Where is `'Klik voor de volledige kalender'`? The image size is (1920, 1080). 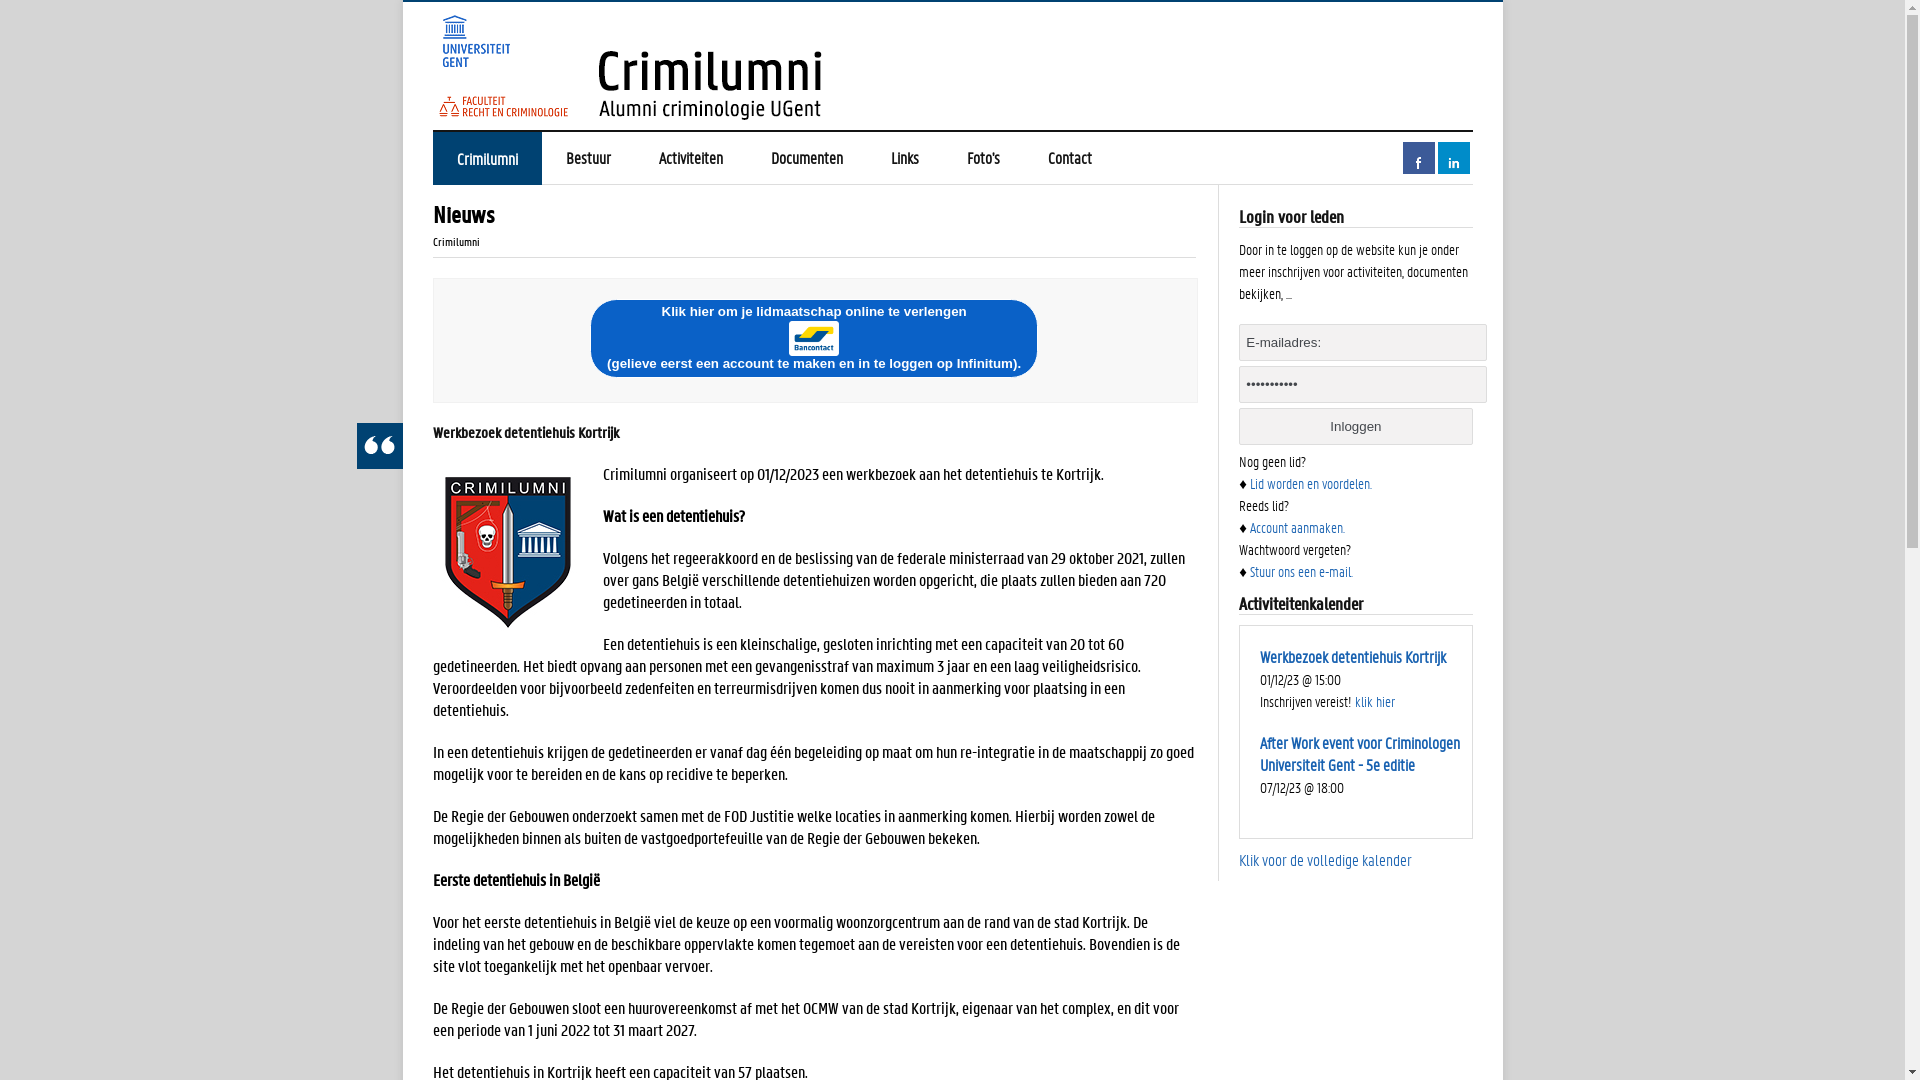 'Klik voor de volledige kalender' is located at coordinates (1325, 858).